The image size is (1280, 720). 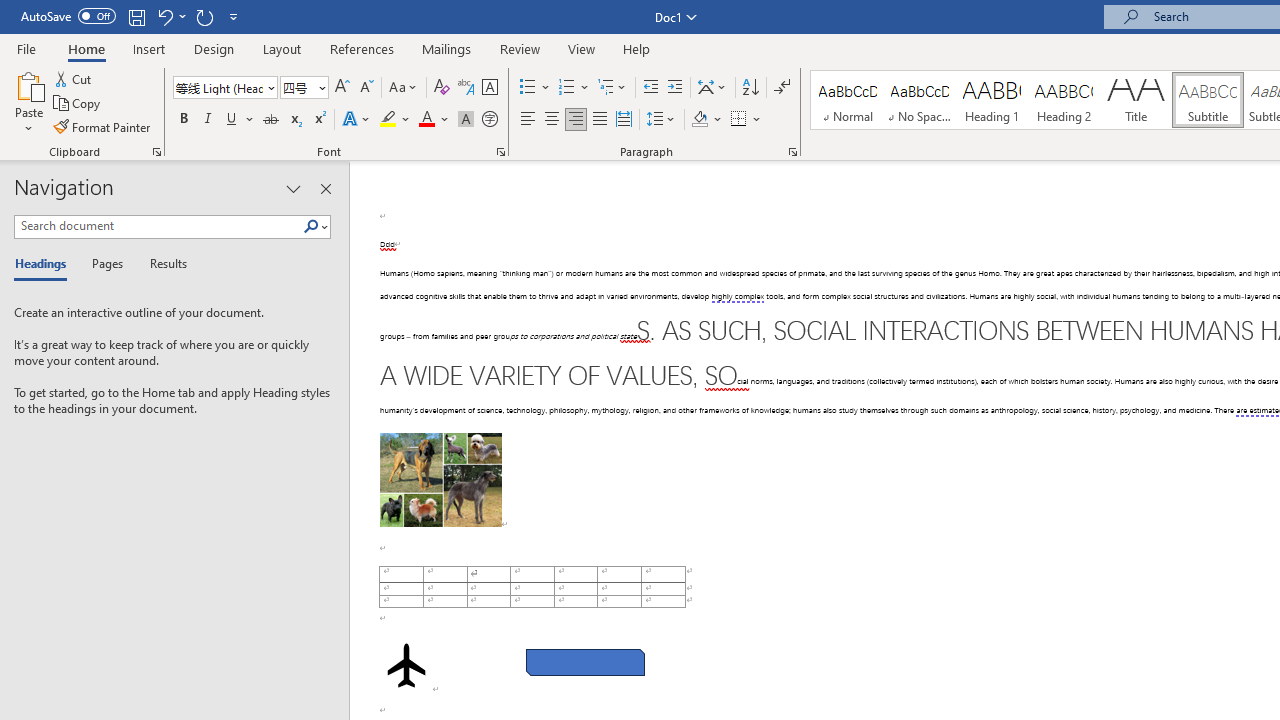 What do you see at coordinates (325, 189) in the screenshot?
I see `'Close pane'` at bounding box center [325, 189].